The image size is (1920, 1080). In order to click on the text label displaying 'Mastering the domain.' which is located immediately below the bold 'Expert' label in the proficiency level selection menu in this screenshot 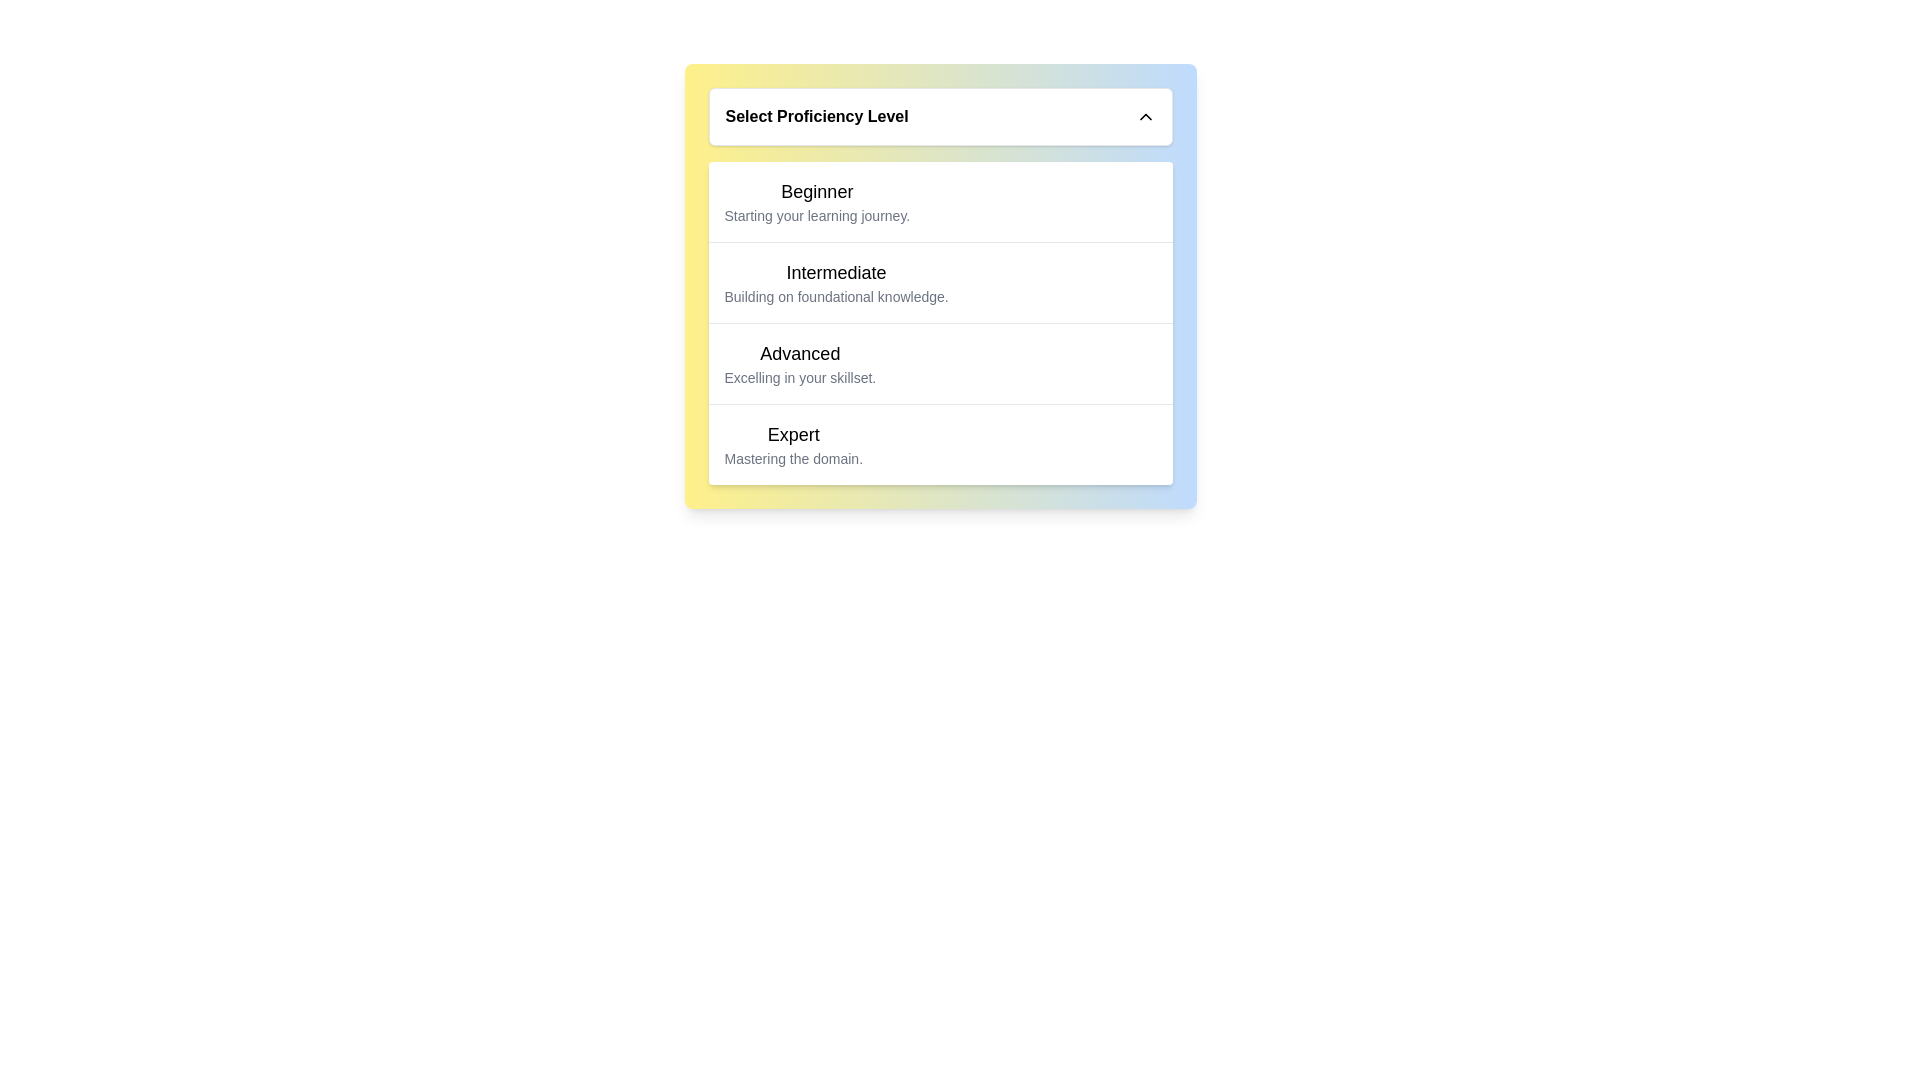, I will do `click(792, 459)`.